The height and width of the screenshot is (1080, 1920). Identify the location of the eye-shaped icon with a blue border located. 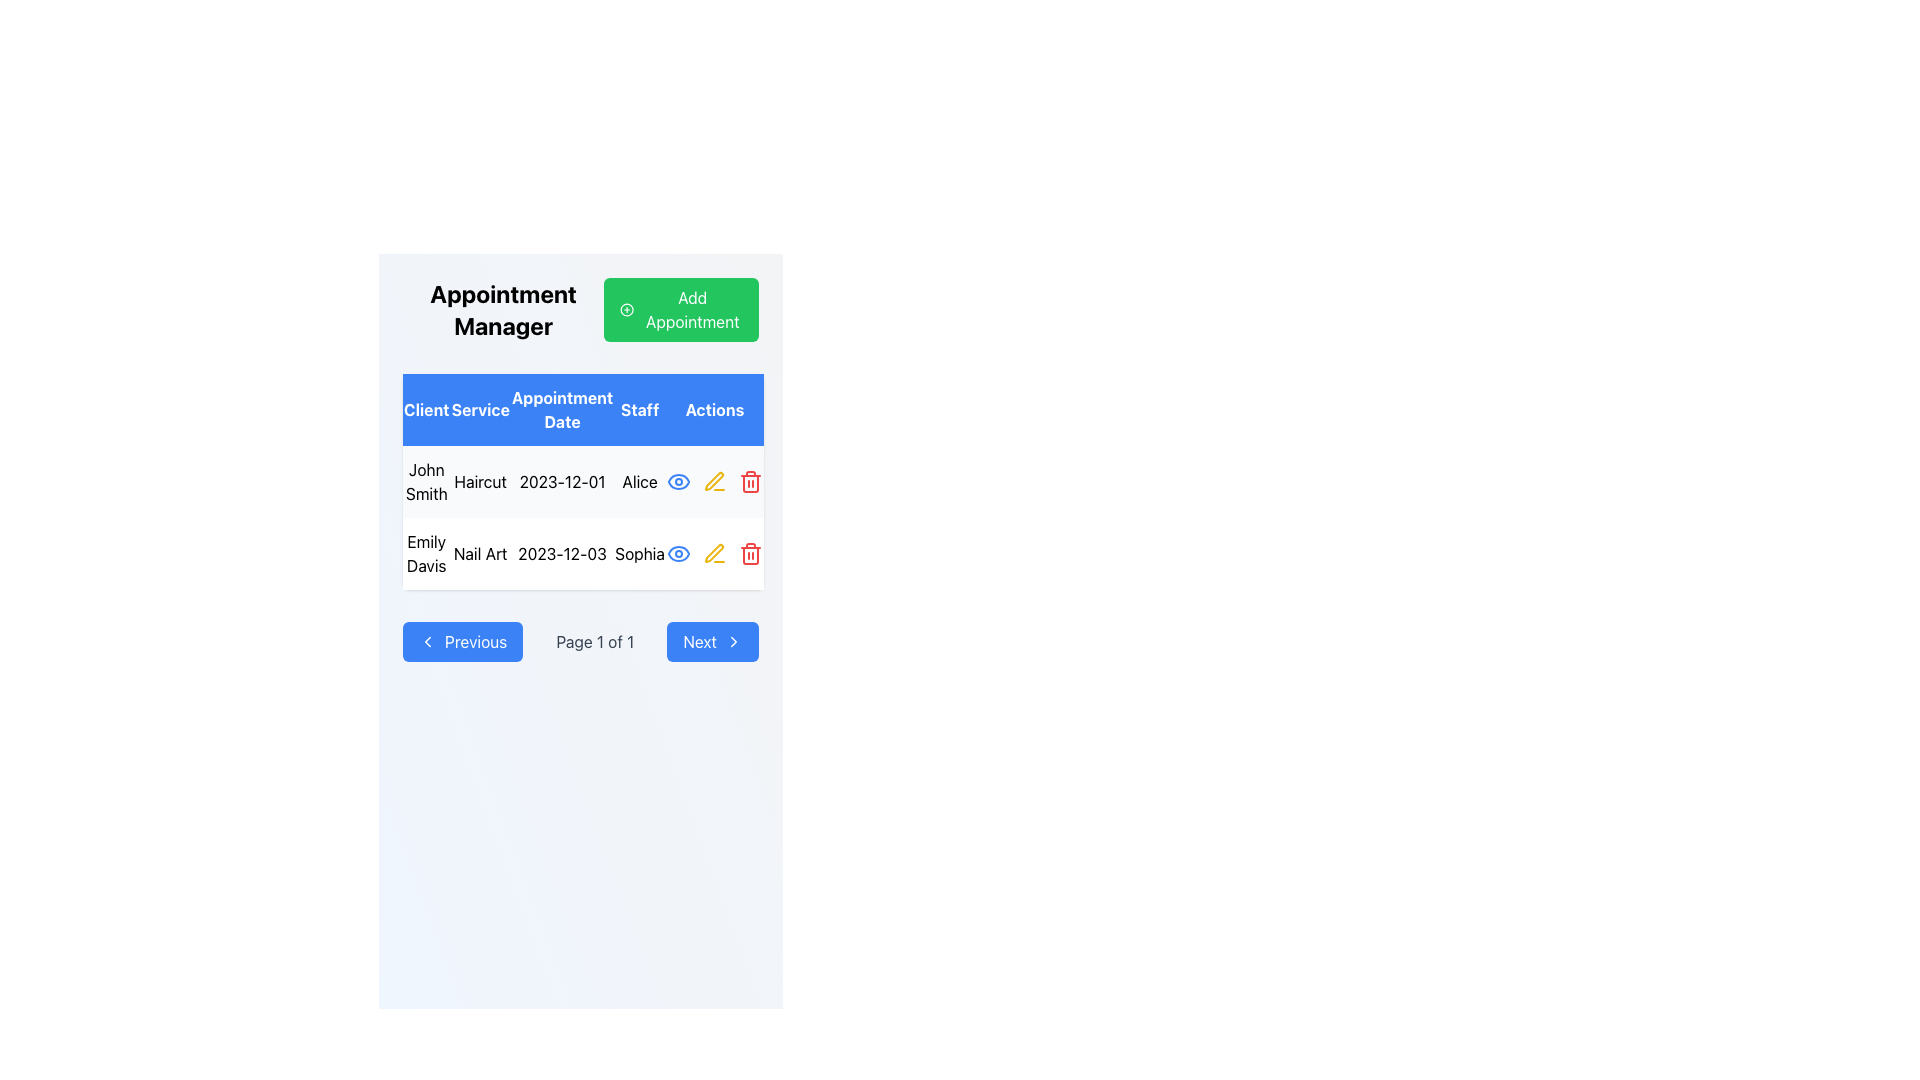
(678, 554).